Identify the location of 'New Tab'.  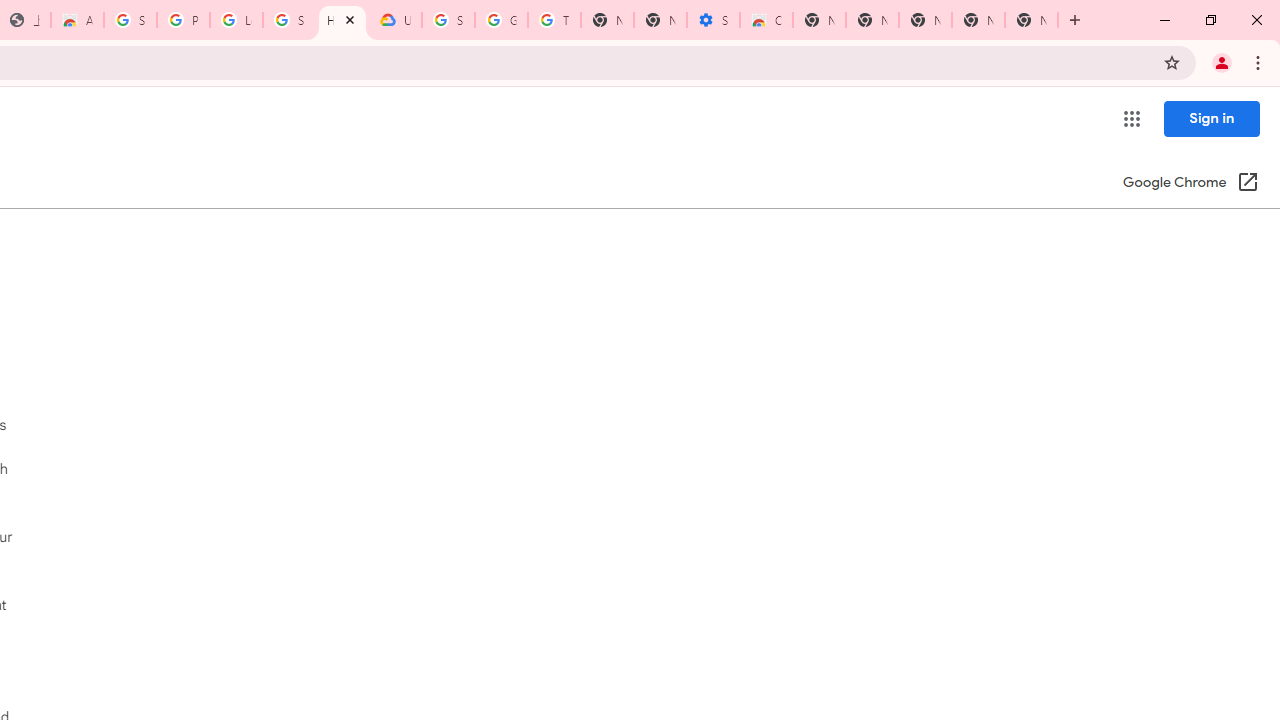
(1031, 20).